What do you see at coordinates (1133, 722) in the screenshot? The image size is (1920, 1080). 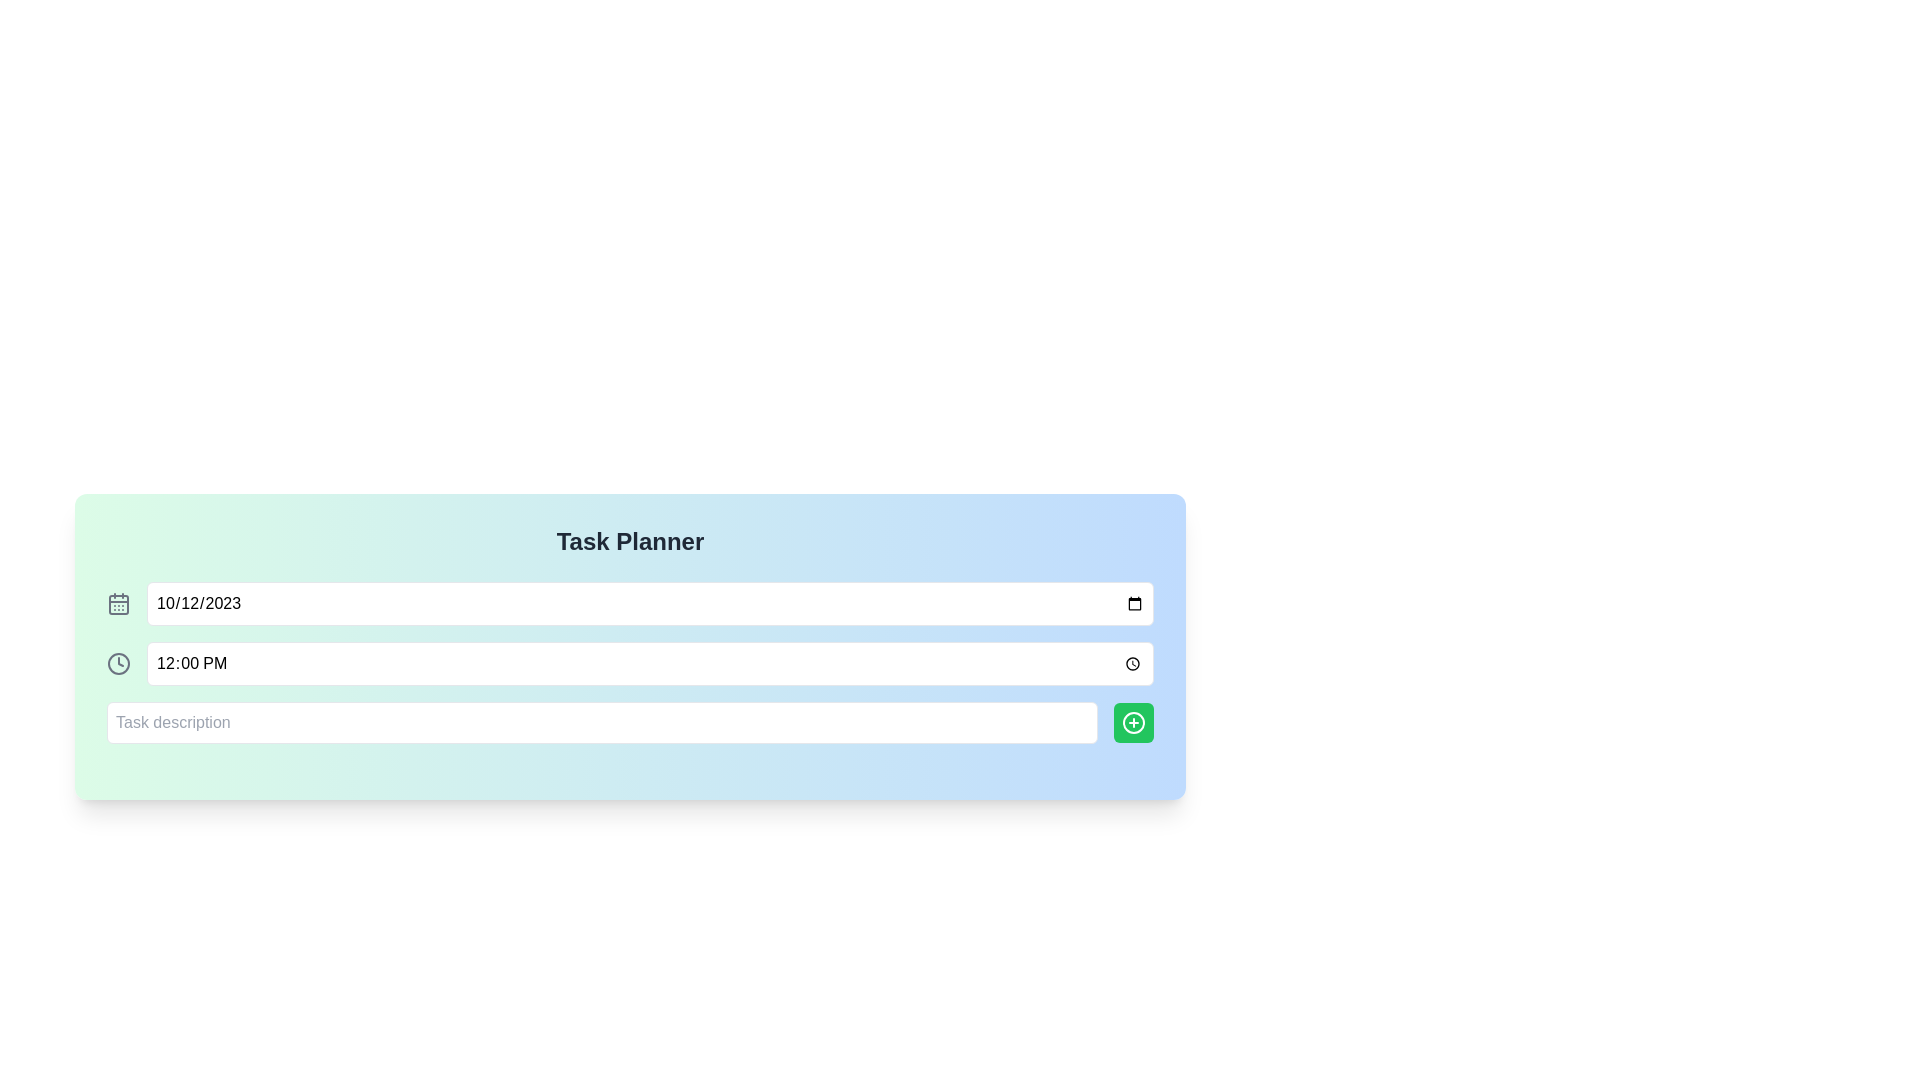 I see `the 'add' button located at the bottom-right corner of the form layout to initiate the task addition functionality` at bounding box center [1133, 722].